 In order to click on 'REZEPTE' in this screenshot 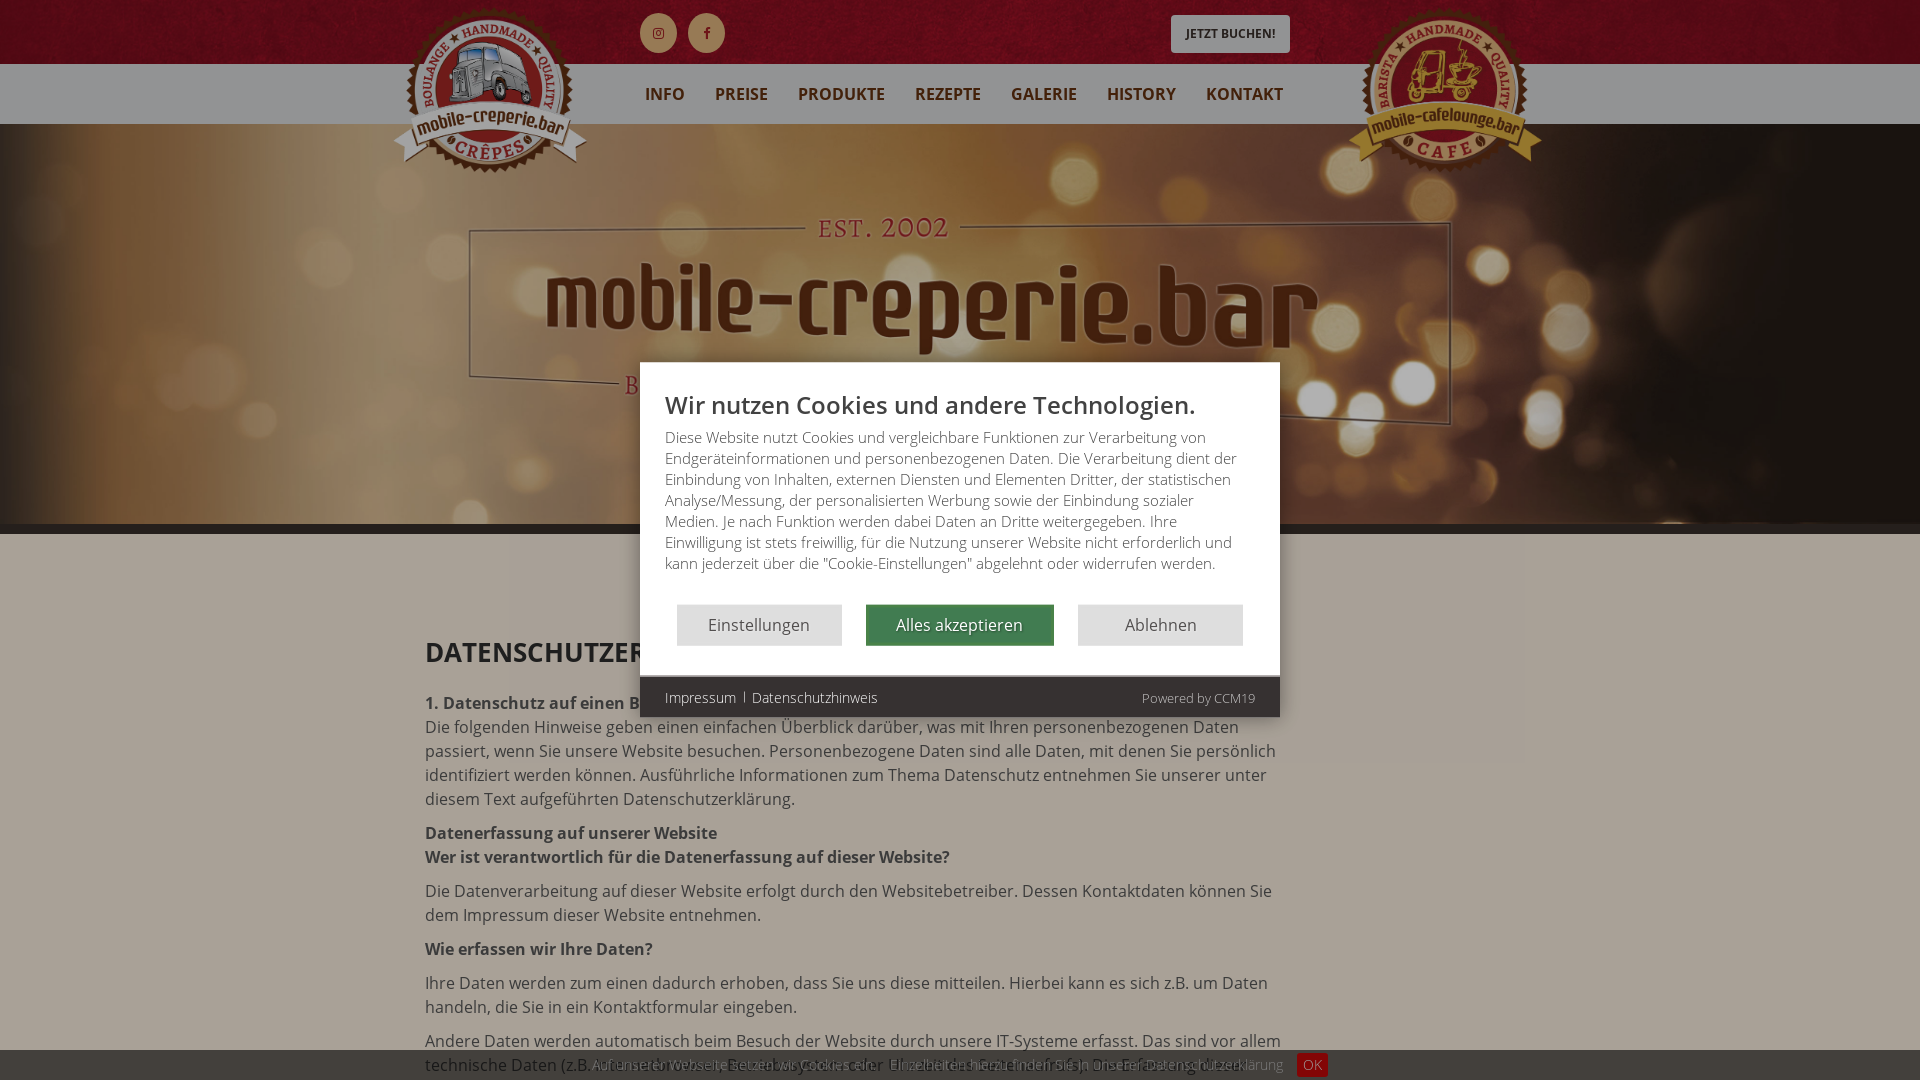, I will do `click(947, 93)`.